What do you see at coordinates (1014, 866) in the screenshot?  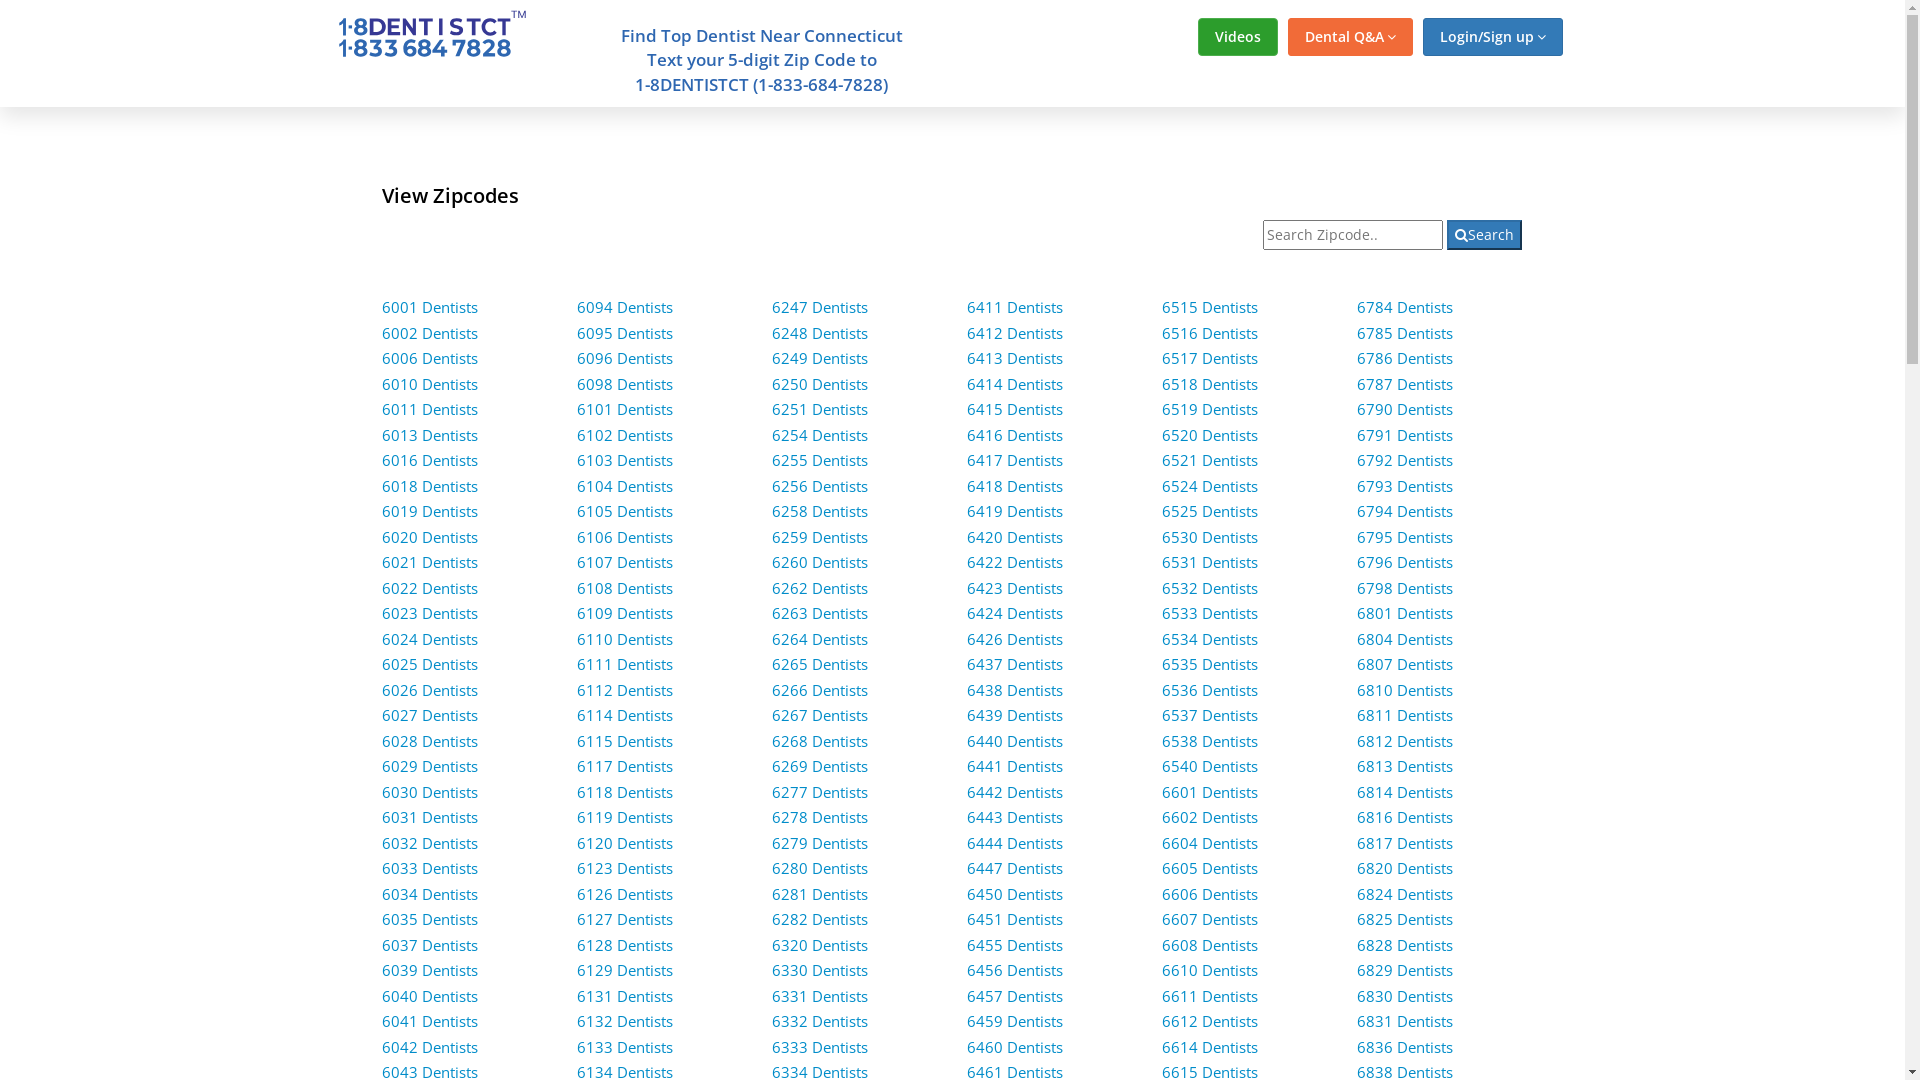 I see `'6447 Dentists'` at bounding box center [1014, 866].